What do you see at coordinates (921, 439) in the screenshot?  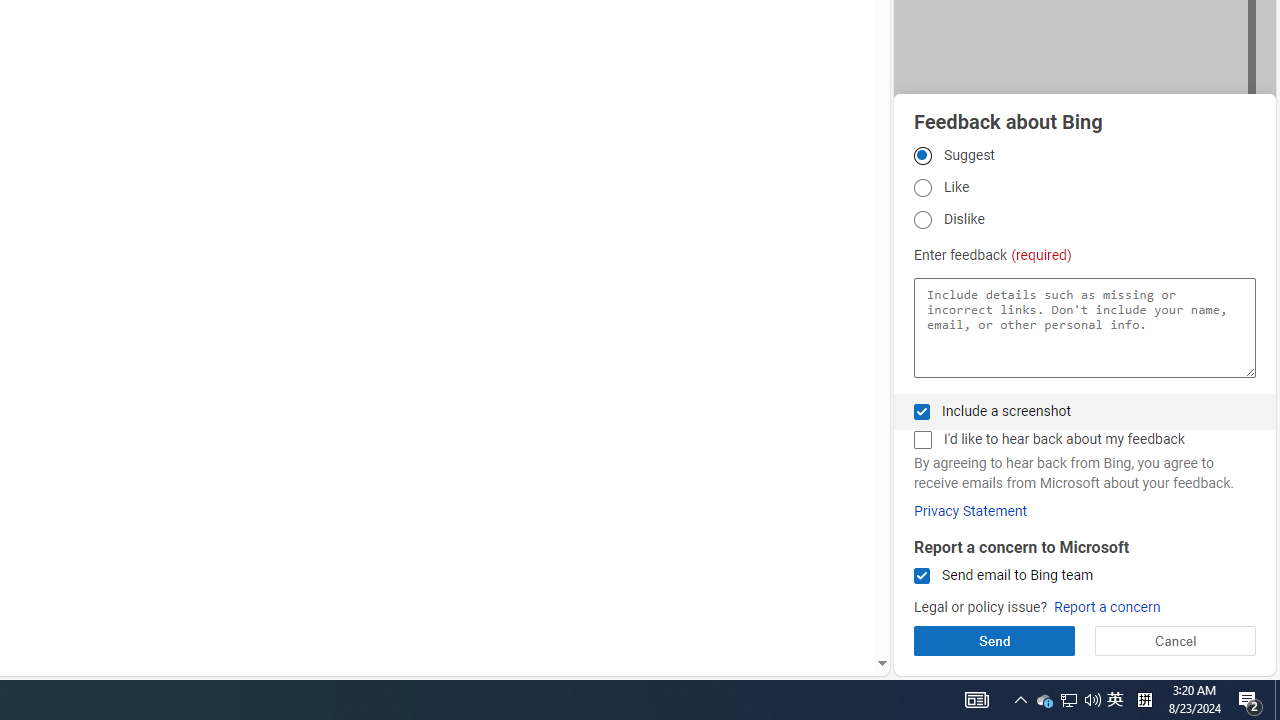 I see `'I'` at bounding box center [921, 439].